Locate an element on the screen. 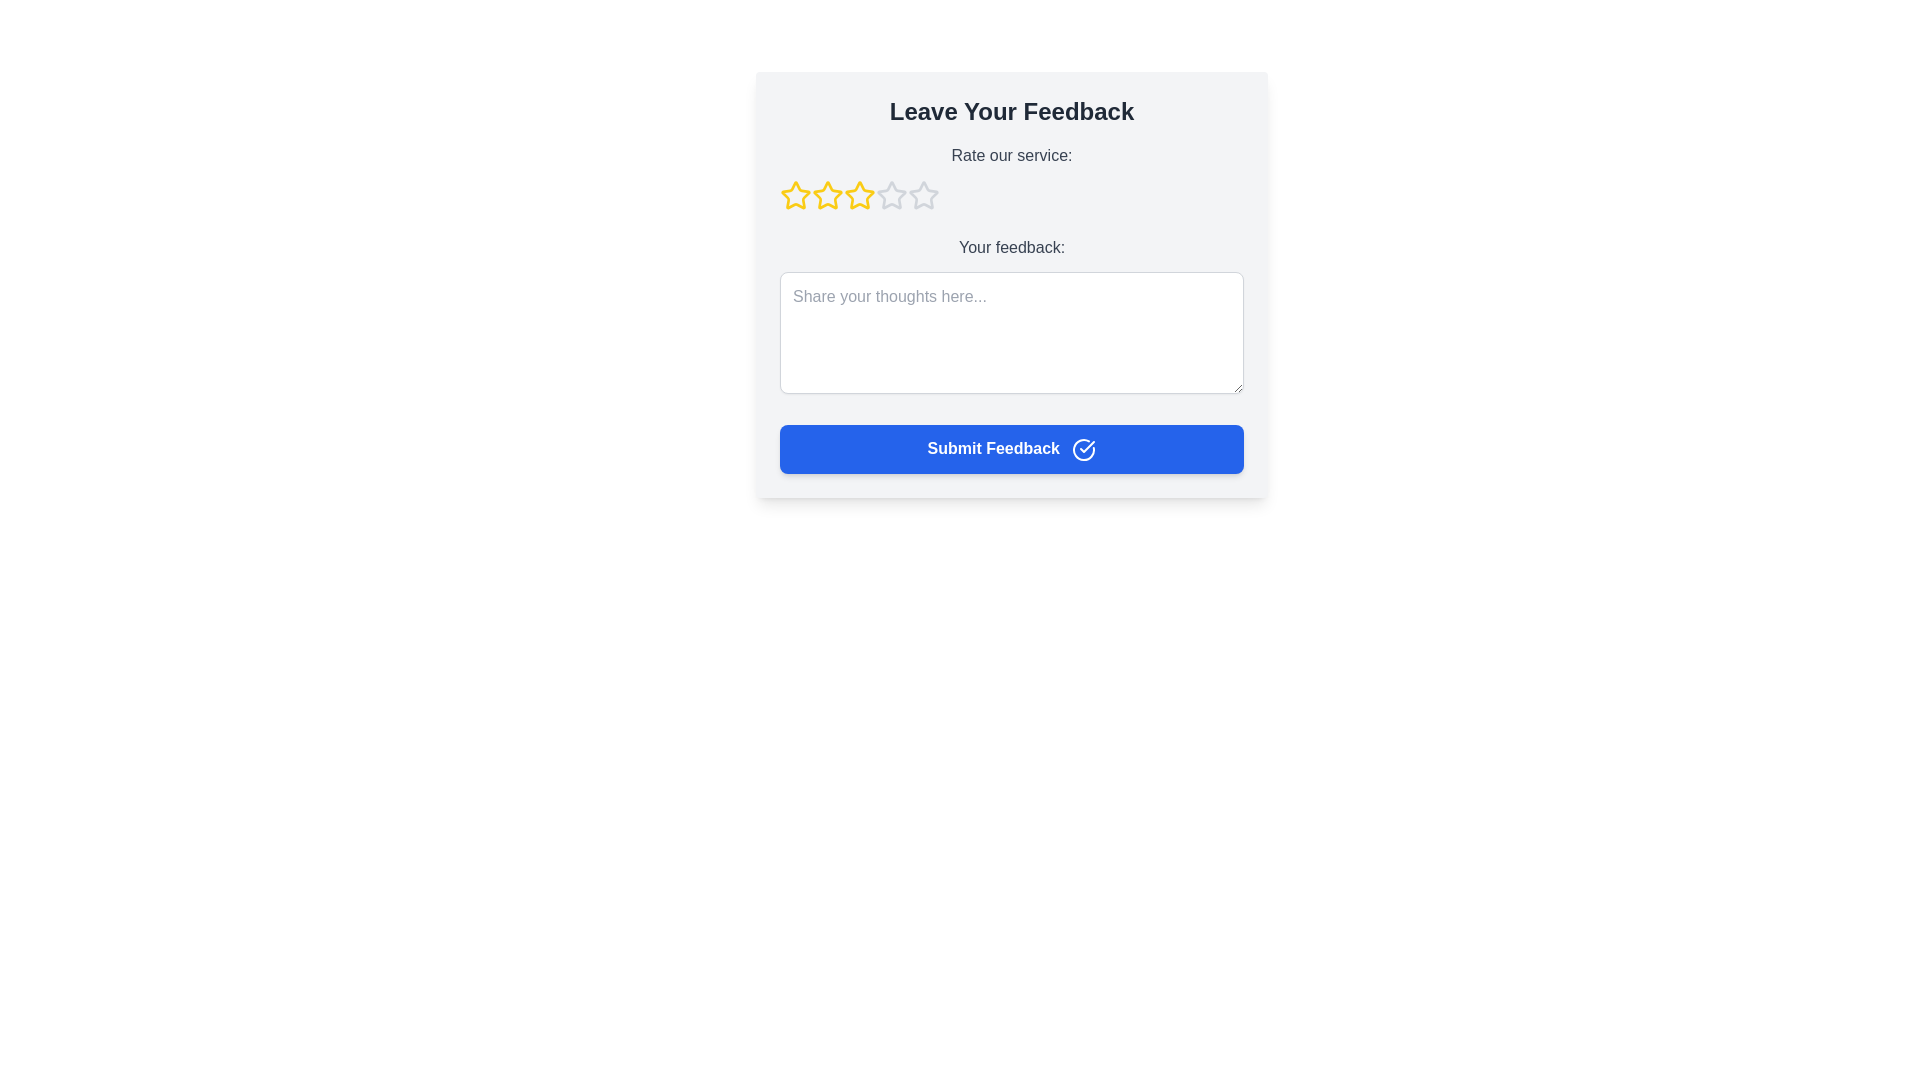 This screenshot has width=1920, height=1080. the fourth star-shaped icon in the rating system to assign a four-star rating is located at coordinates (890, 195).